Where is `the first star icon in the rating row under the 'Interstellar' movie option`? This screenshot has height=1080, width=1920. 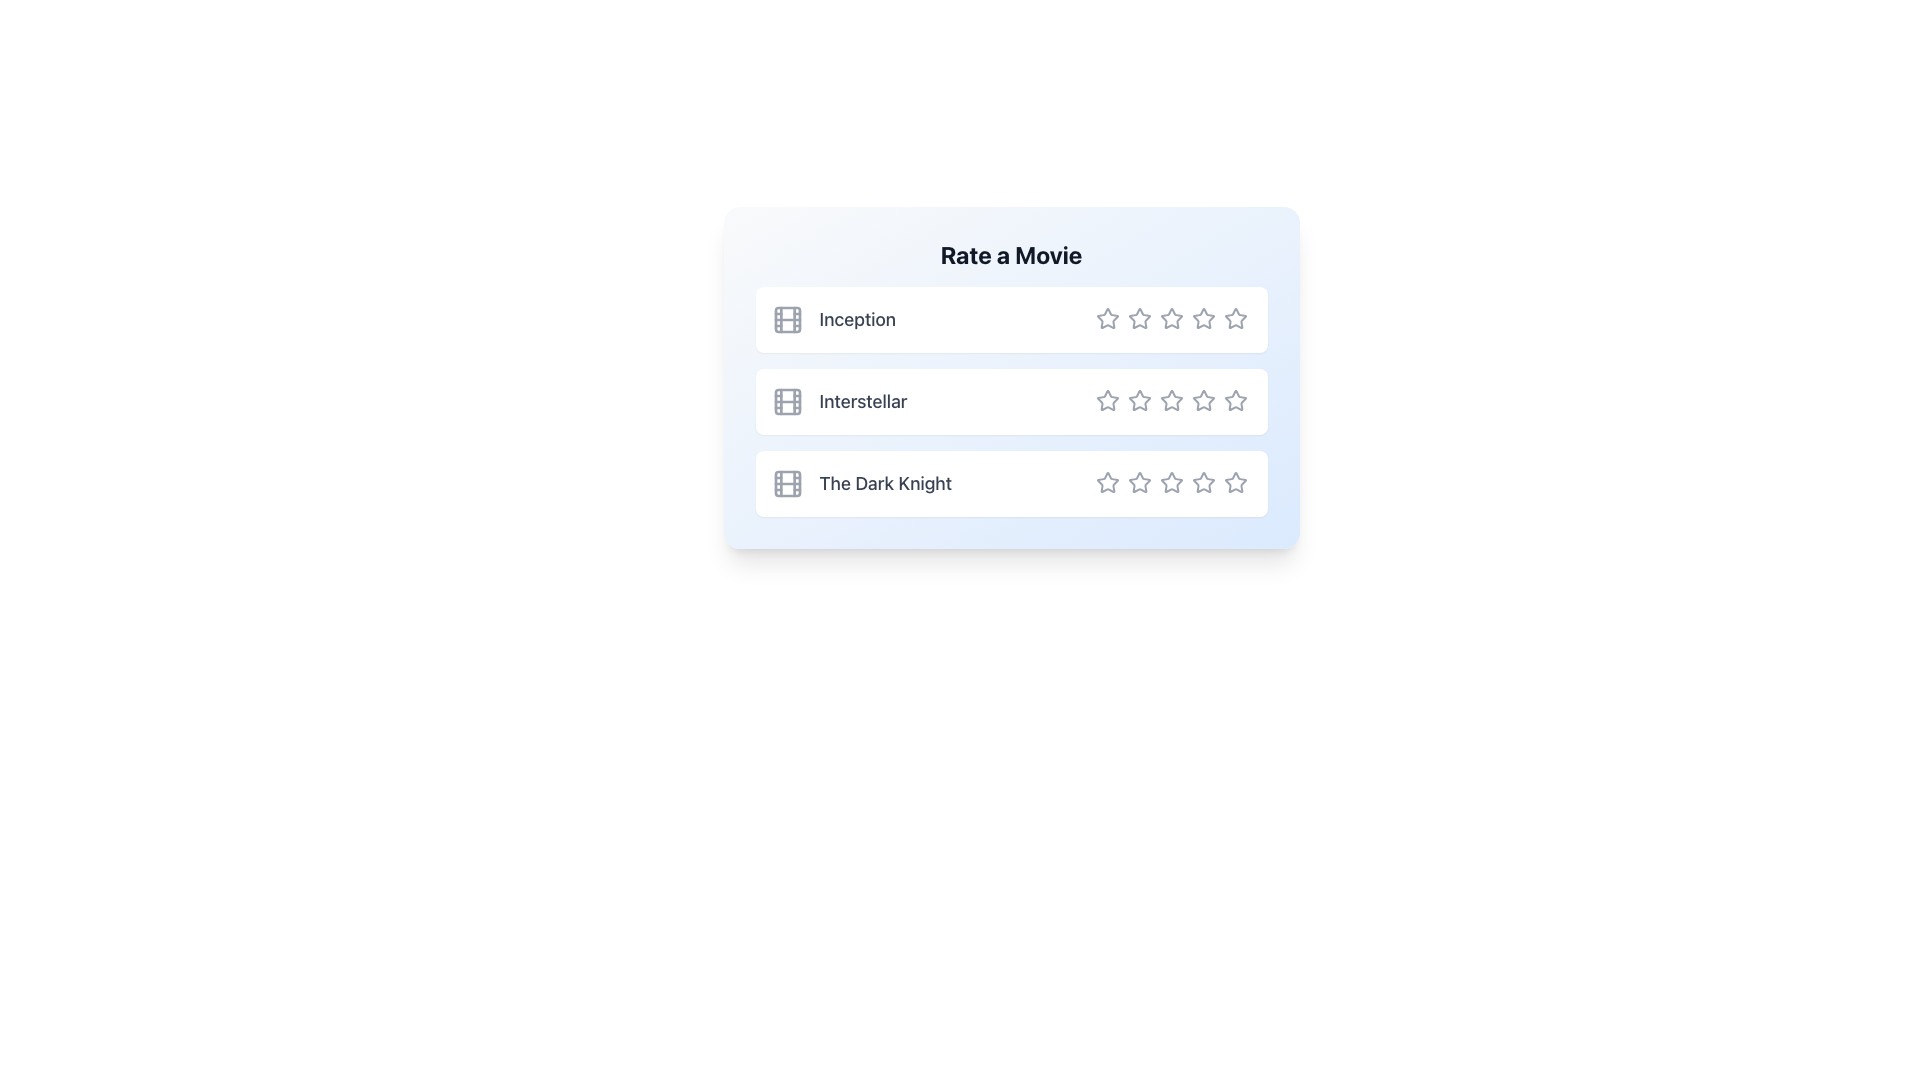 the first star icon in the rating row under the 'Interstellar' movie option is located at coordinates (1106, 401).